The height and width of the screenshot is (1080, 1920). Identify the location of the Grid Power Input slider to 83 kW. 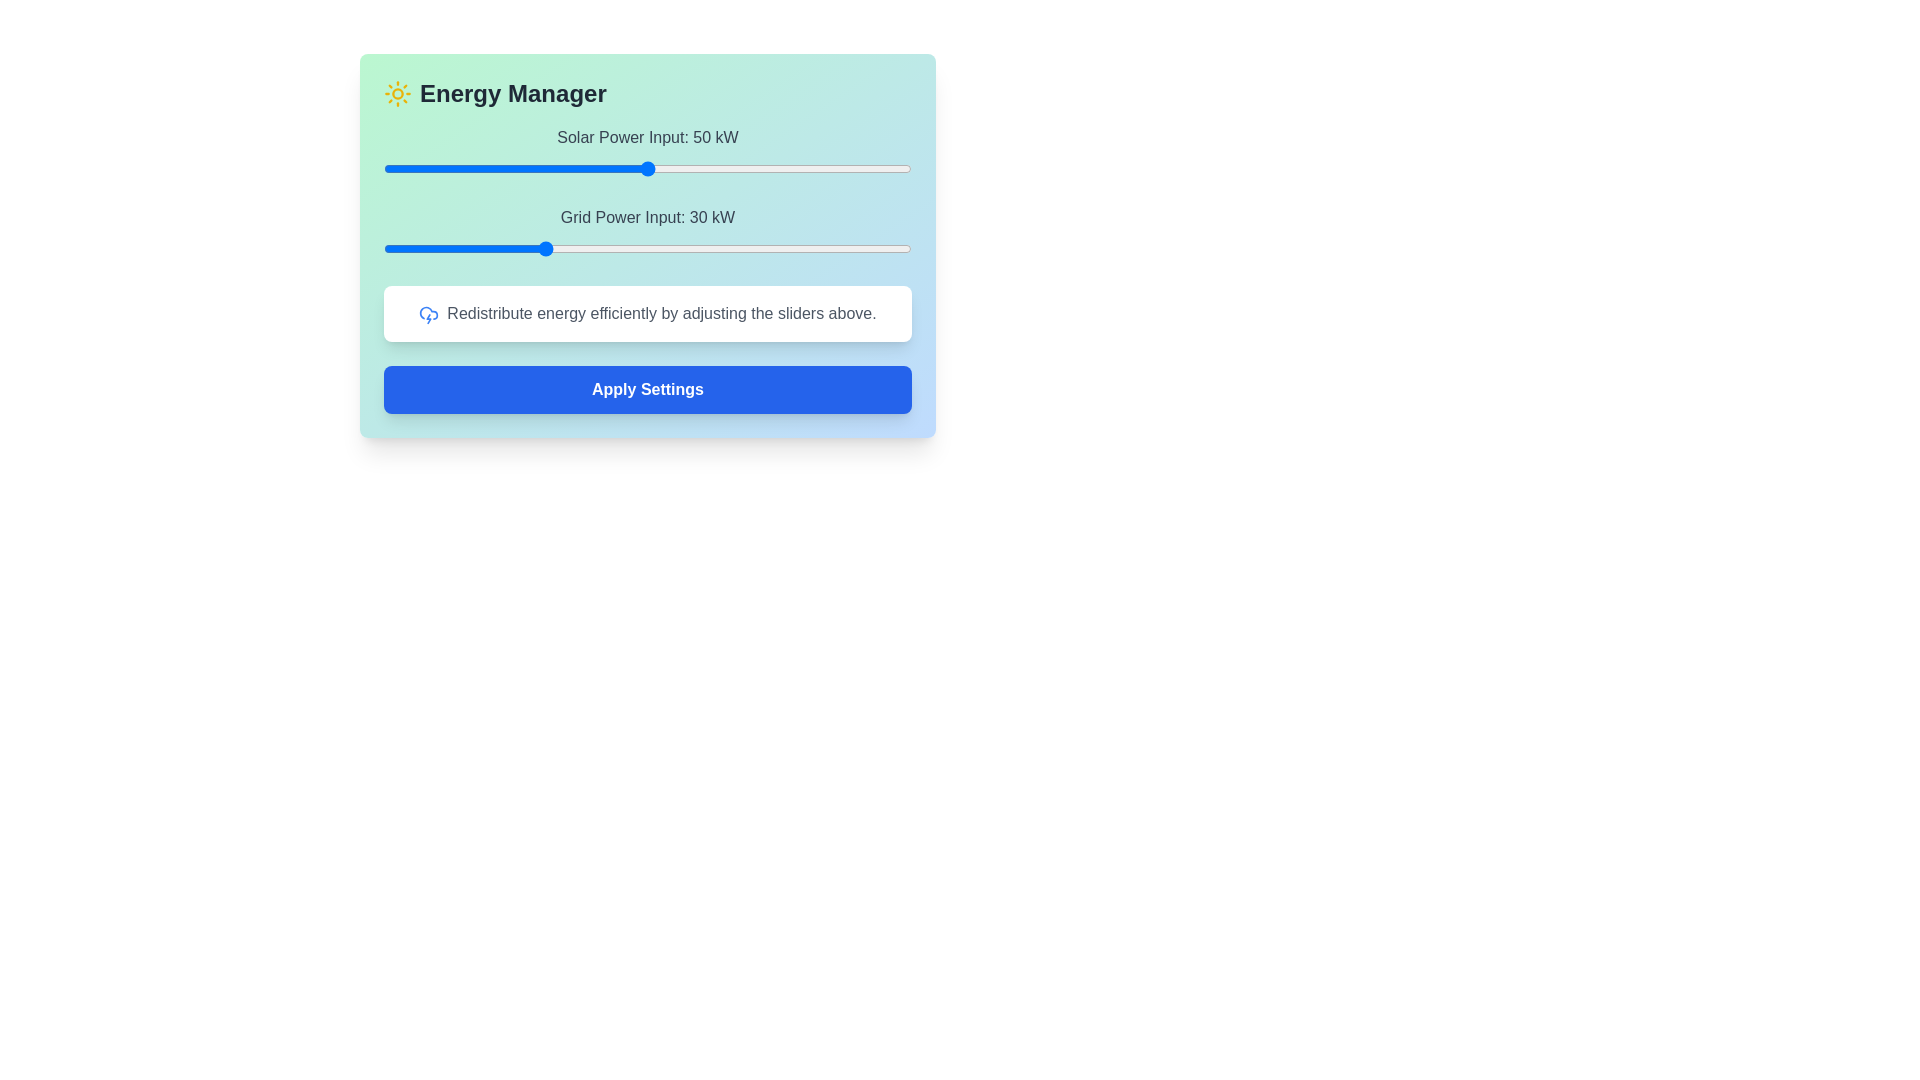
(822, 248).